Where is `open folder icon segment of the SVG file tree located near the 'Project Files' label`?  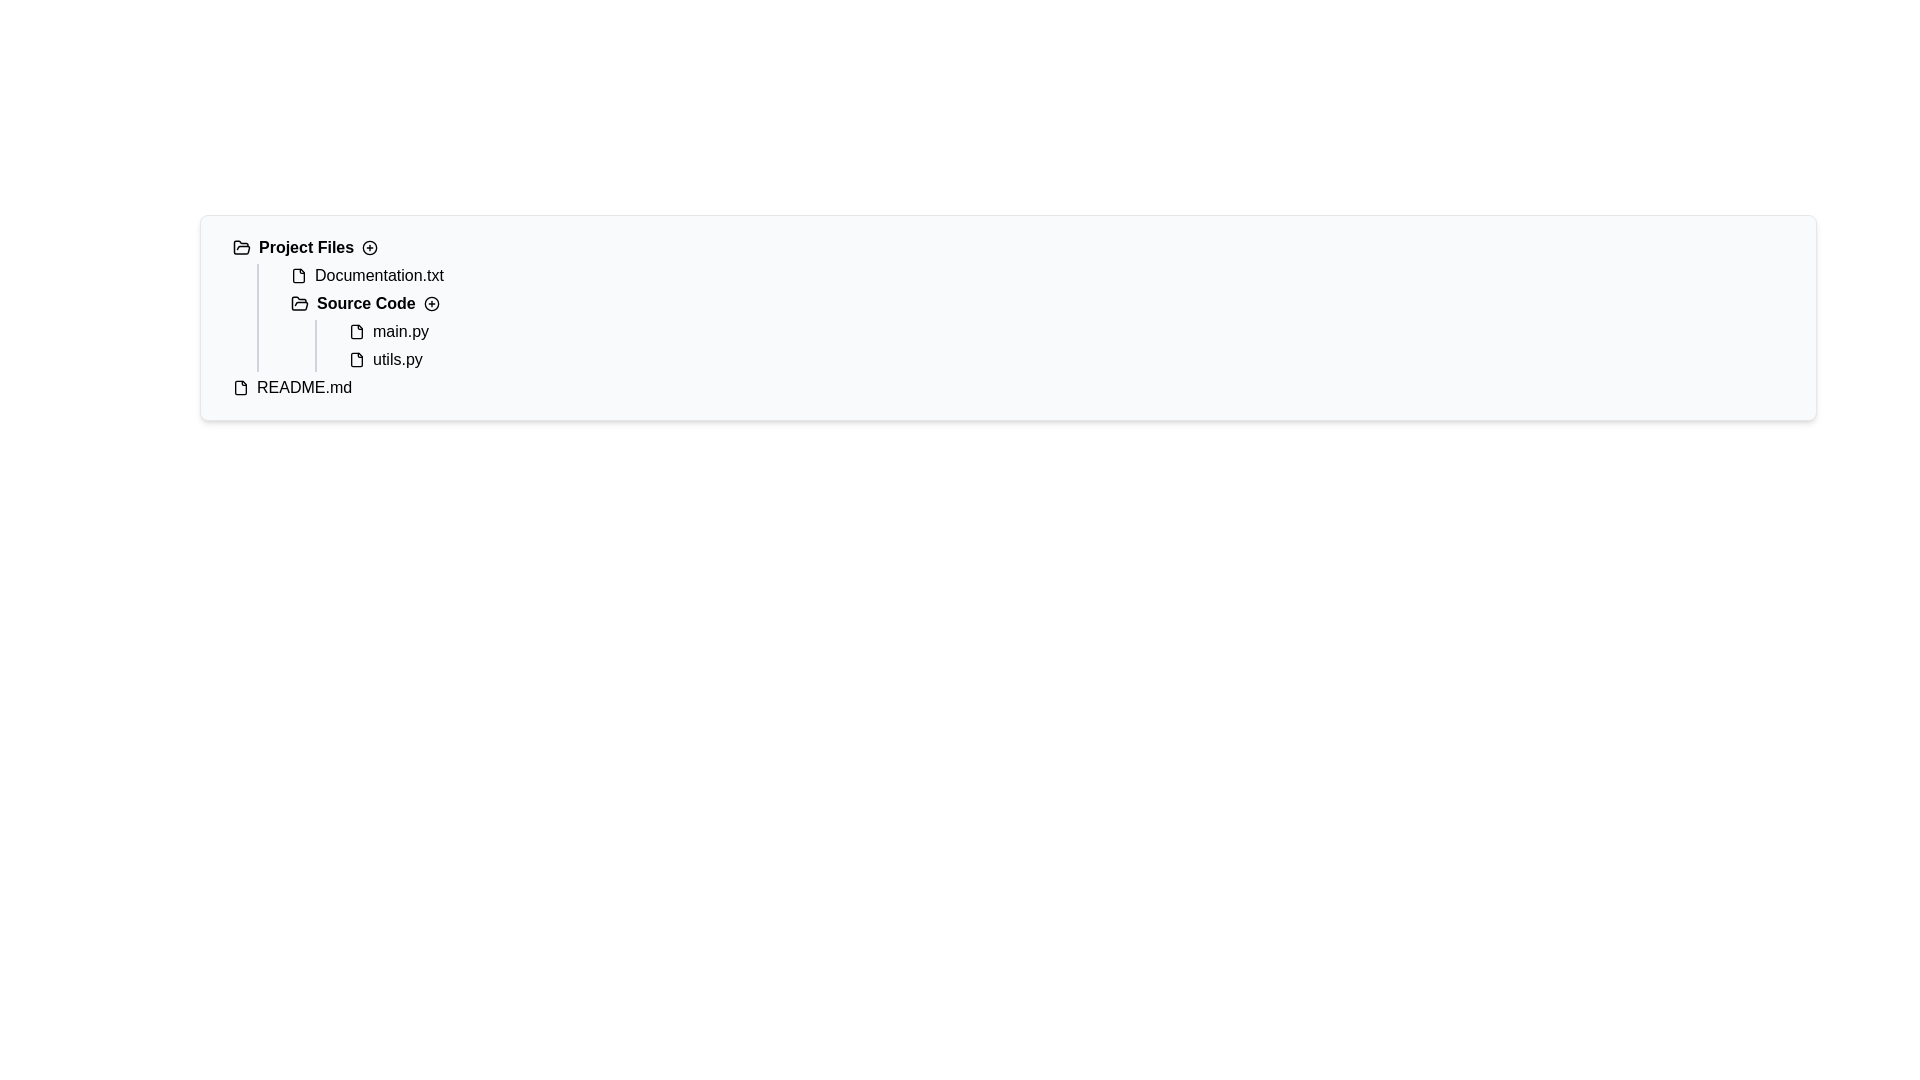
open folder icon segment of the SVG file tree located near the 'Project Files' label is located at coordinates (240, 246).